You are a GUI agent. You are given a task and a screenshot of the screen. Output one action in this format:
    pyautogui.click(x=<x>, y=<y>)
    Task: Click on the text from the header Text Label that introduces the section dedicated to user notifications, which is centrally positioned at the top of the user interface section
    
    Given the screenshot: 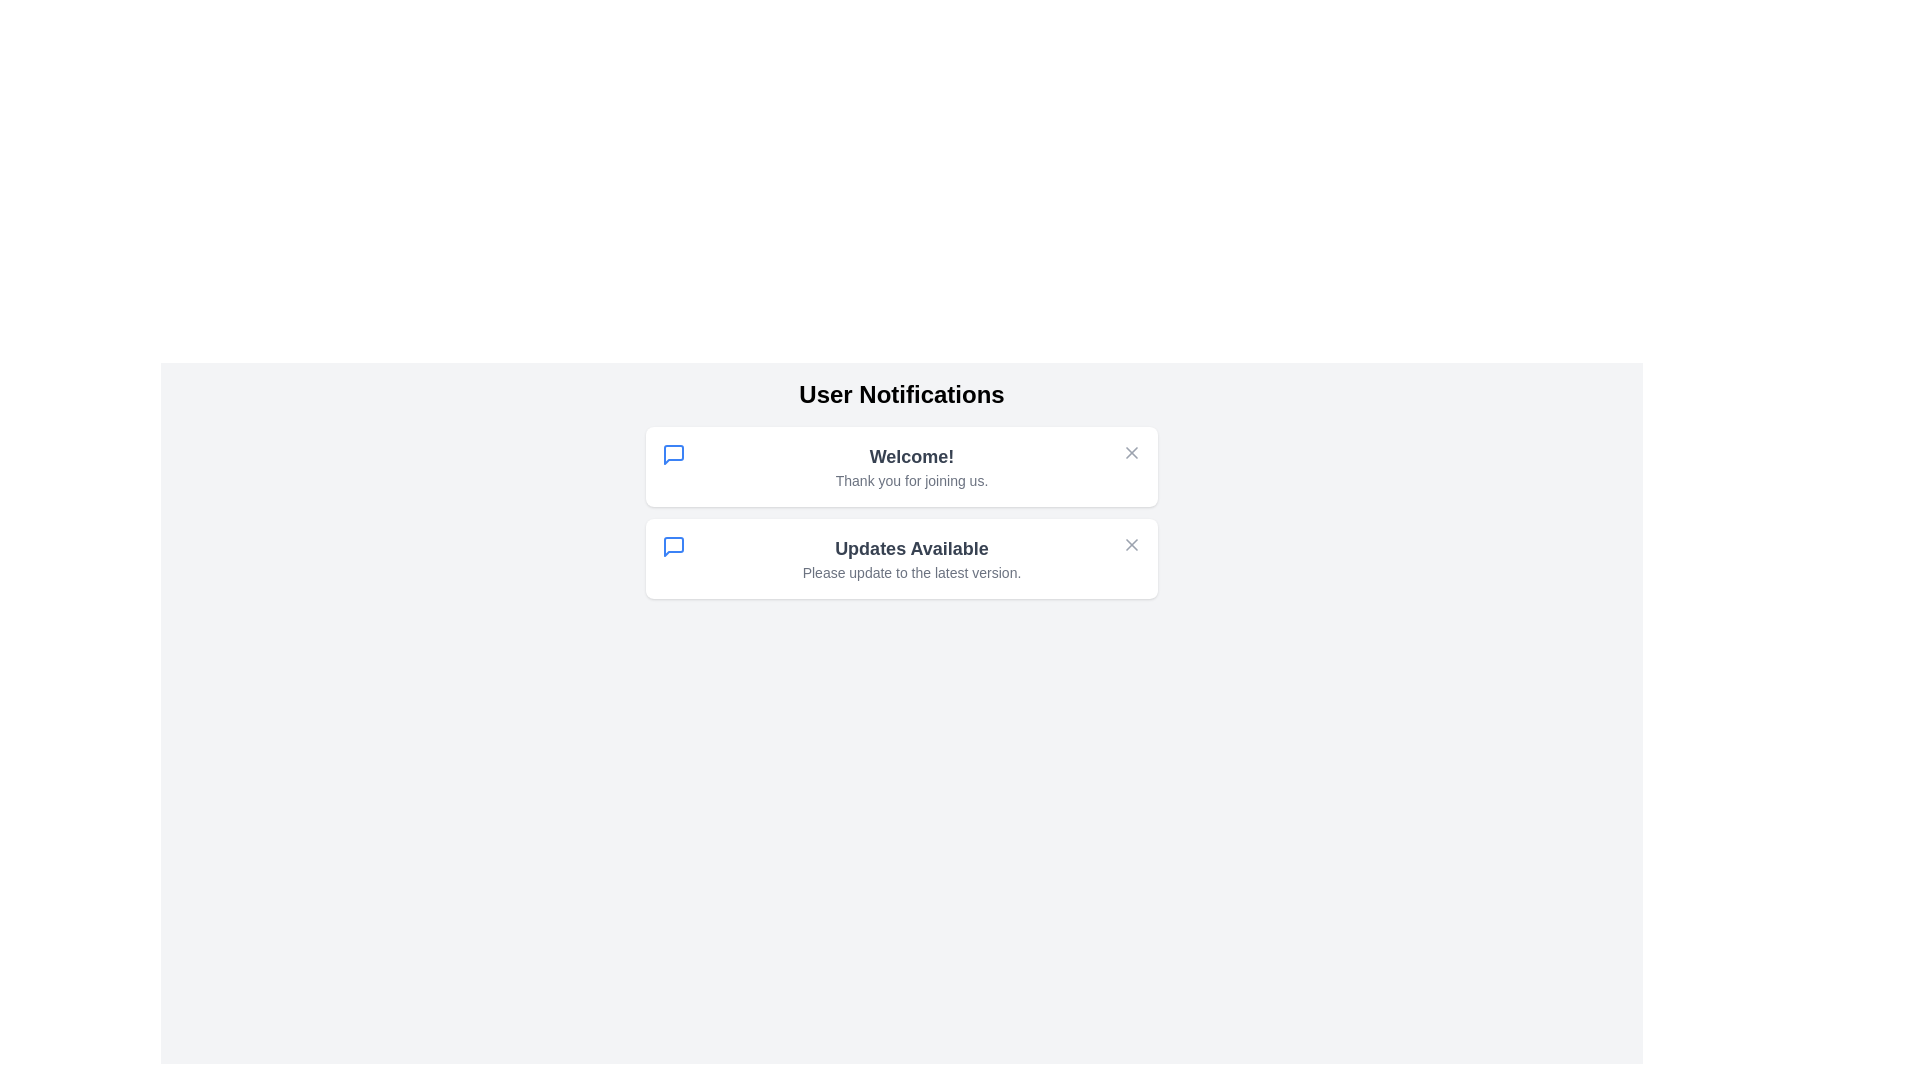 What is the action you would take?
    pyautogui.click(x=901, y=394)
    